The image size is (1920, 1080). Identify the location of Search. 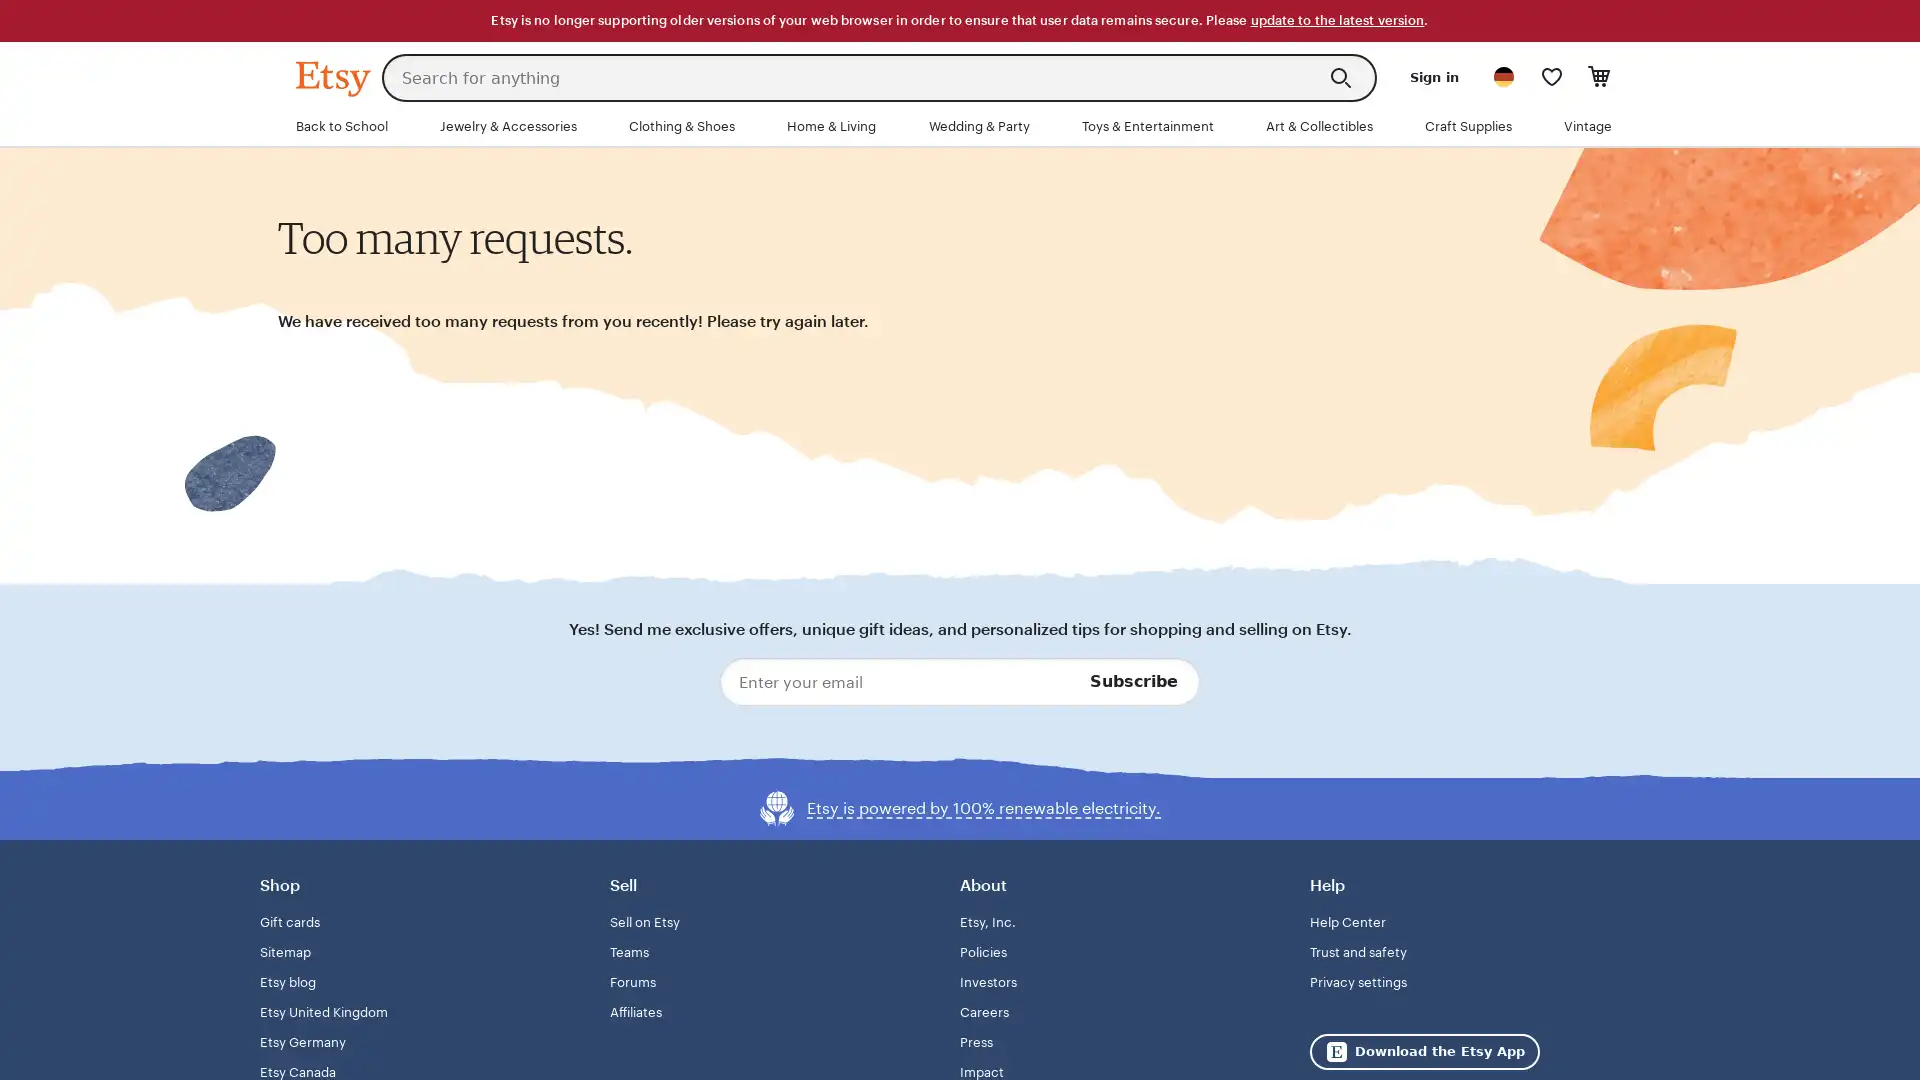
(1345, 76).